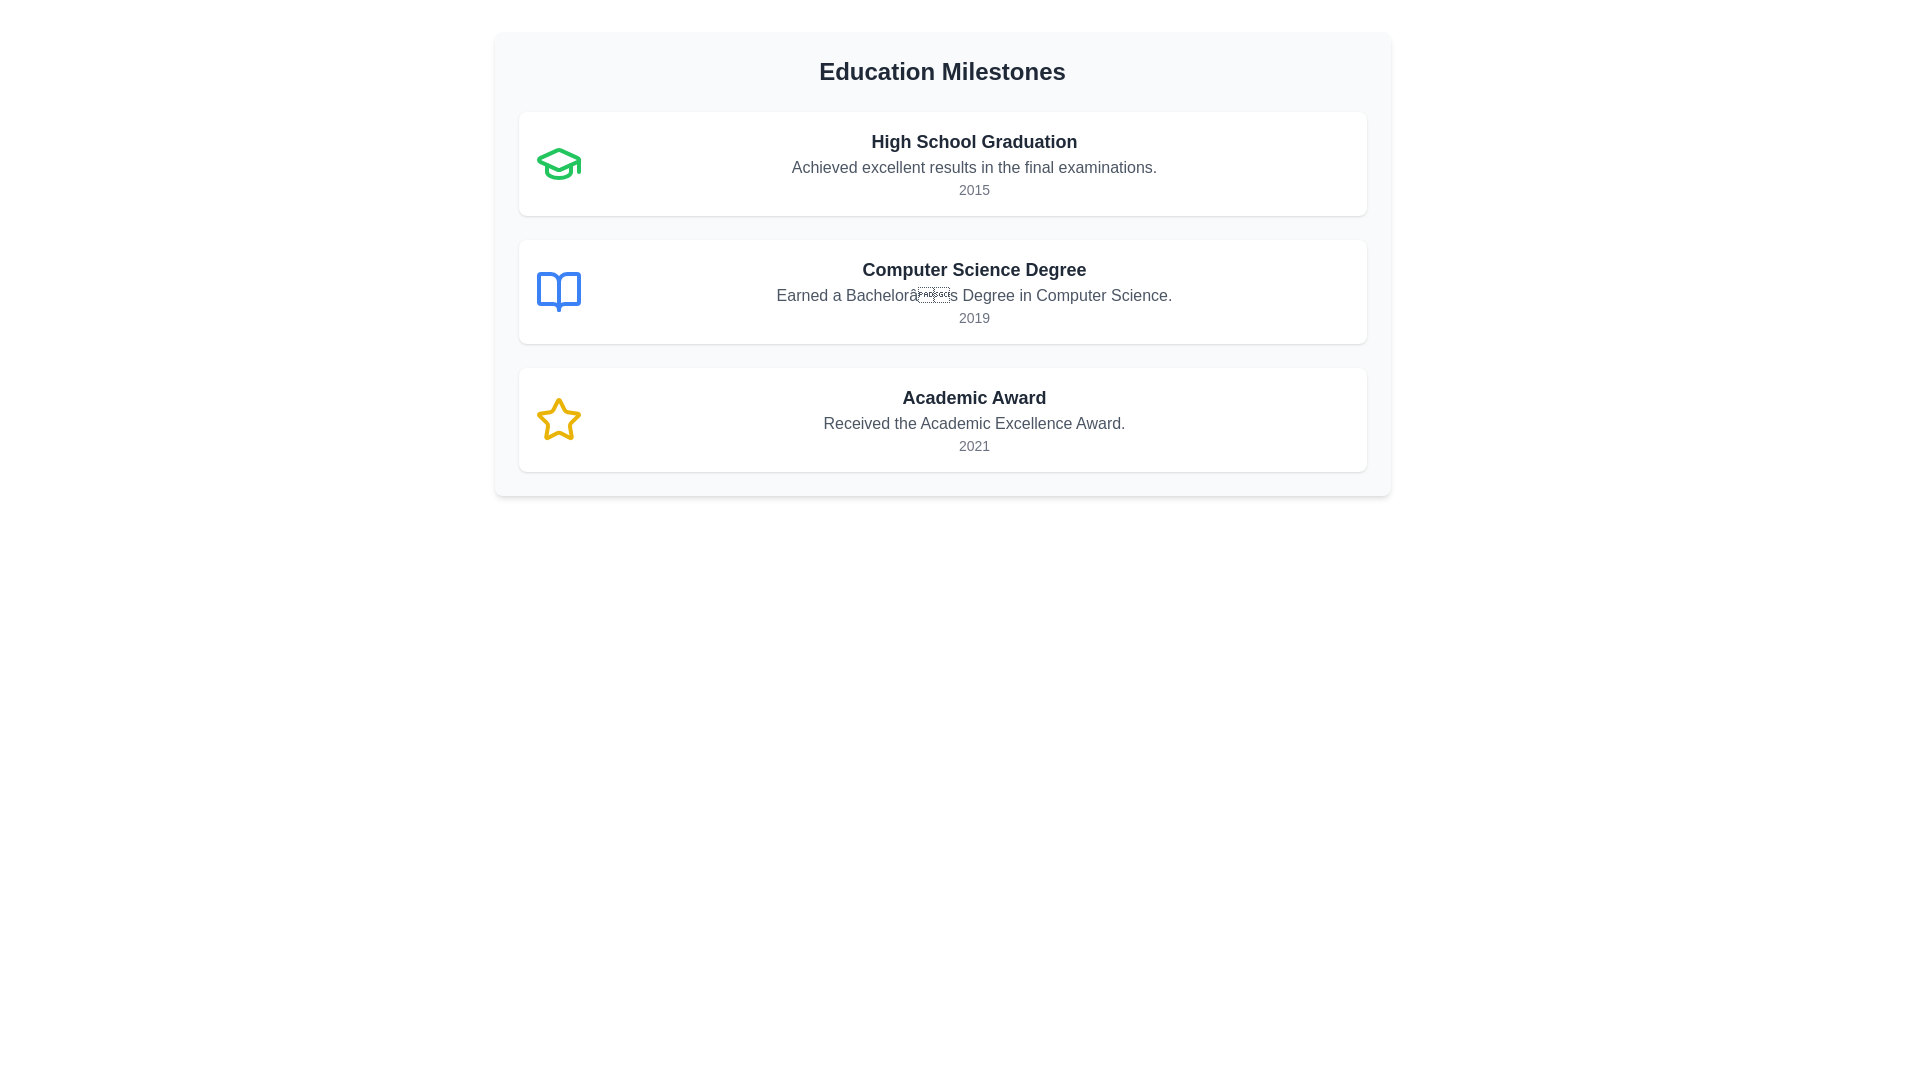  Describe the element at coordinates (974, 141) in the screenshot. I see `the Text Label that serves as the title for the milestone at the top of the 'High School Graduation' block under 'Education Milestones'` at that location.